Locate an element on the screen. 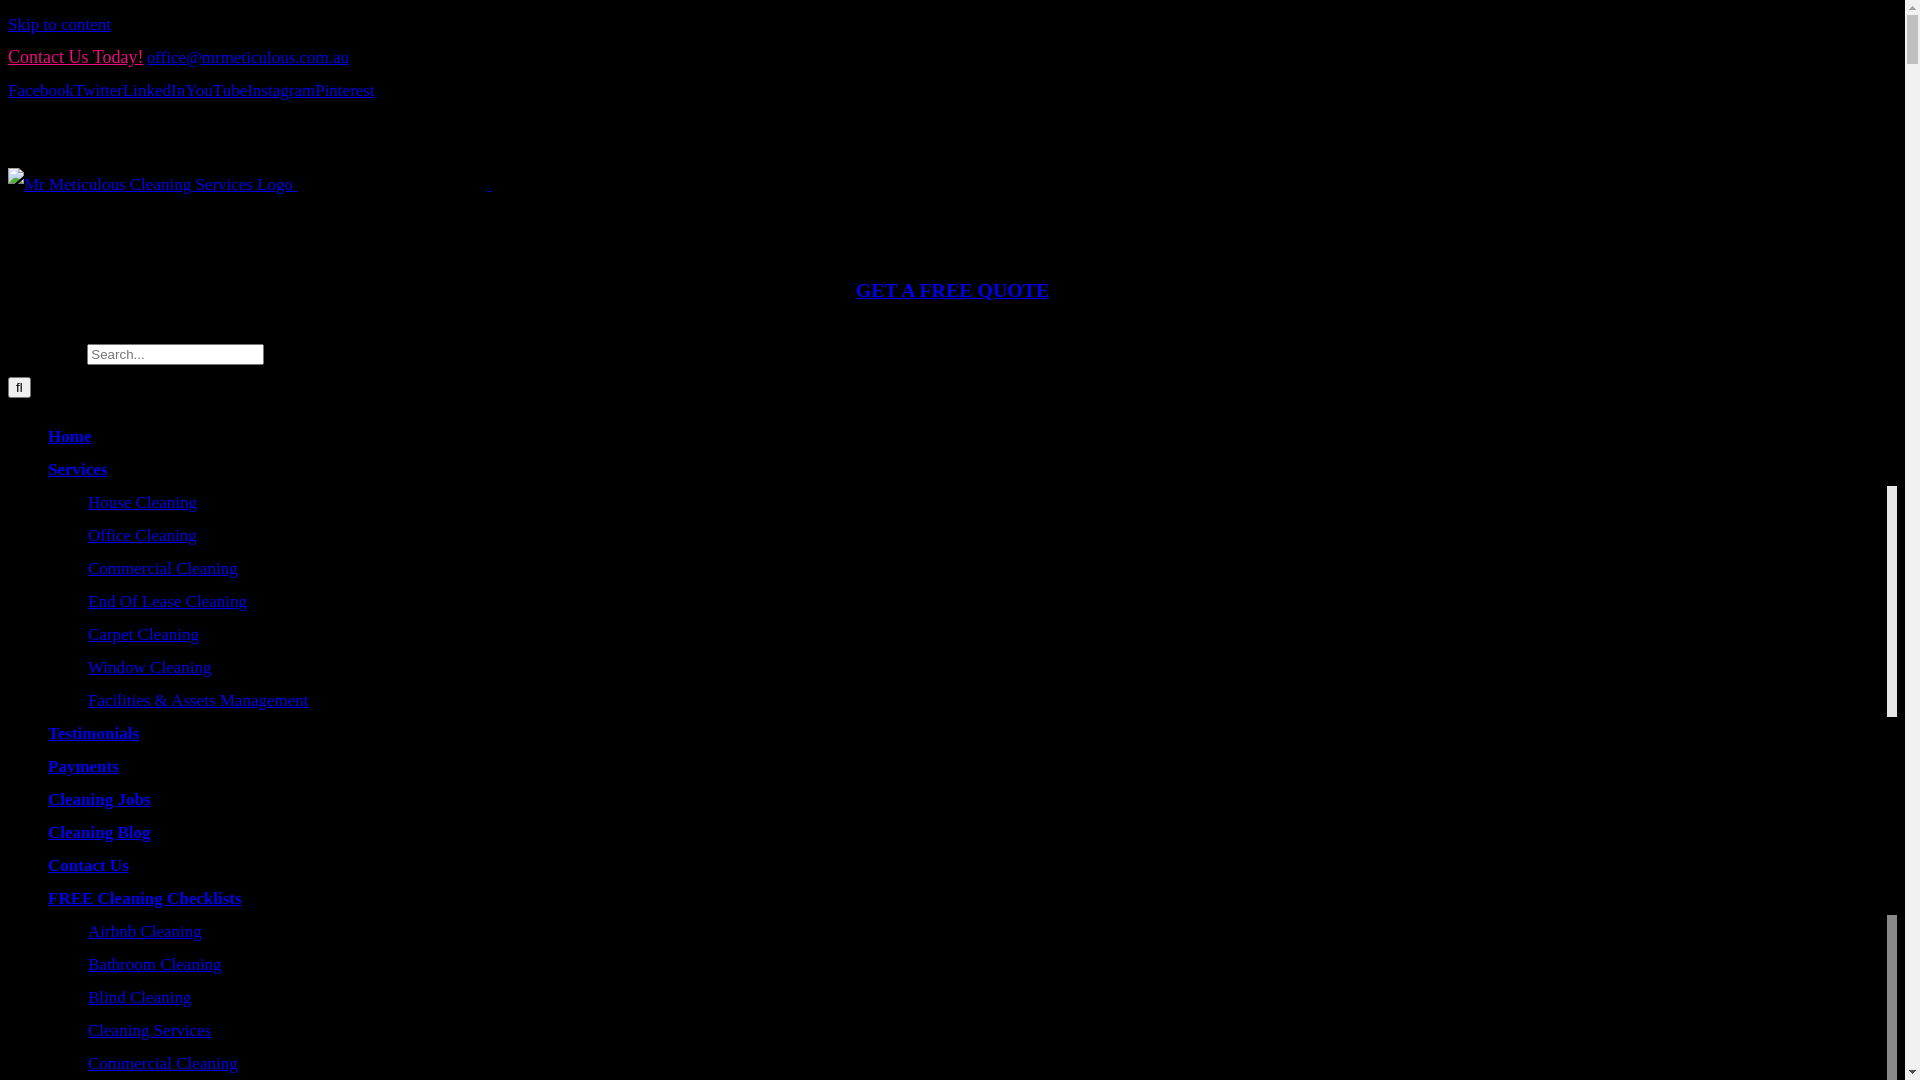 This screenshot has width=1920, height=1080. 'Twitter' is located at coordinates (97, 90).